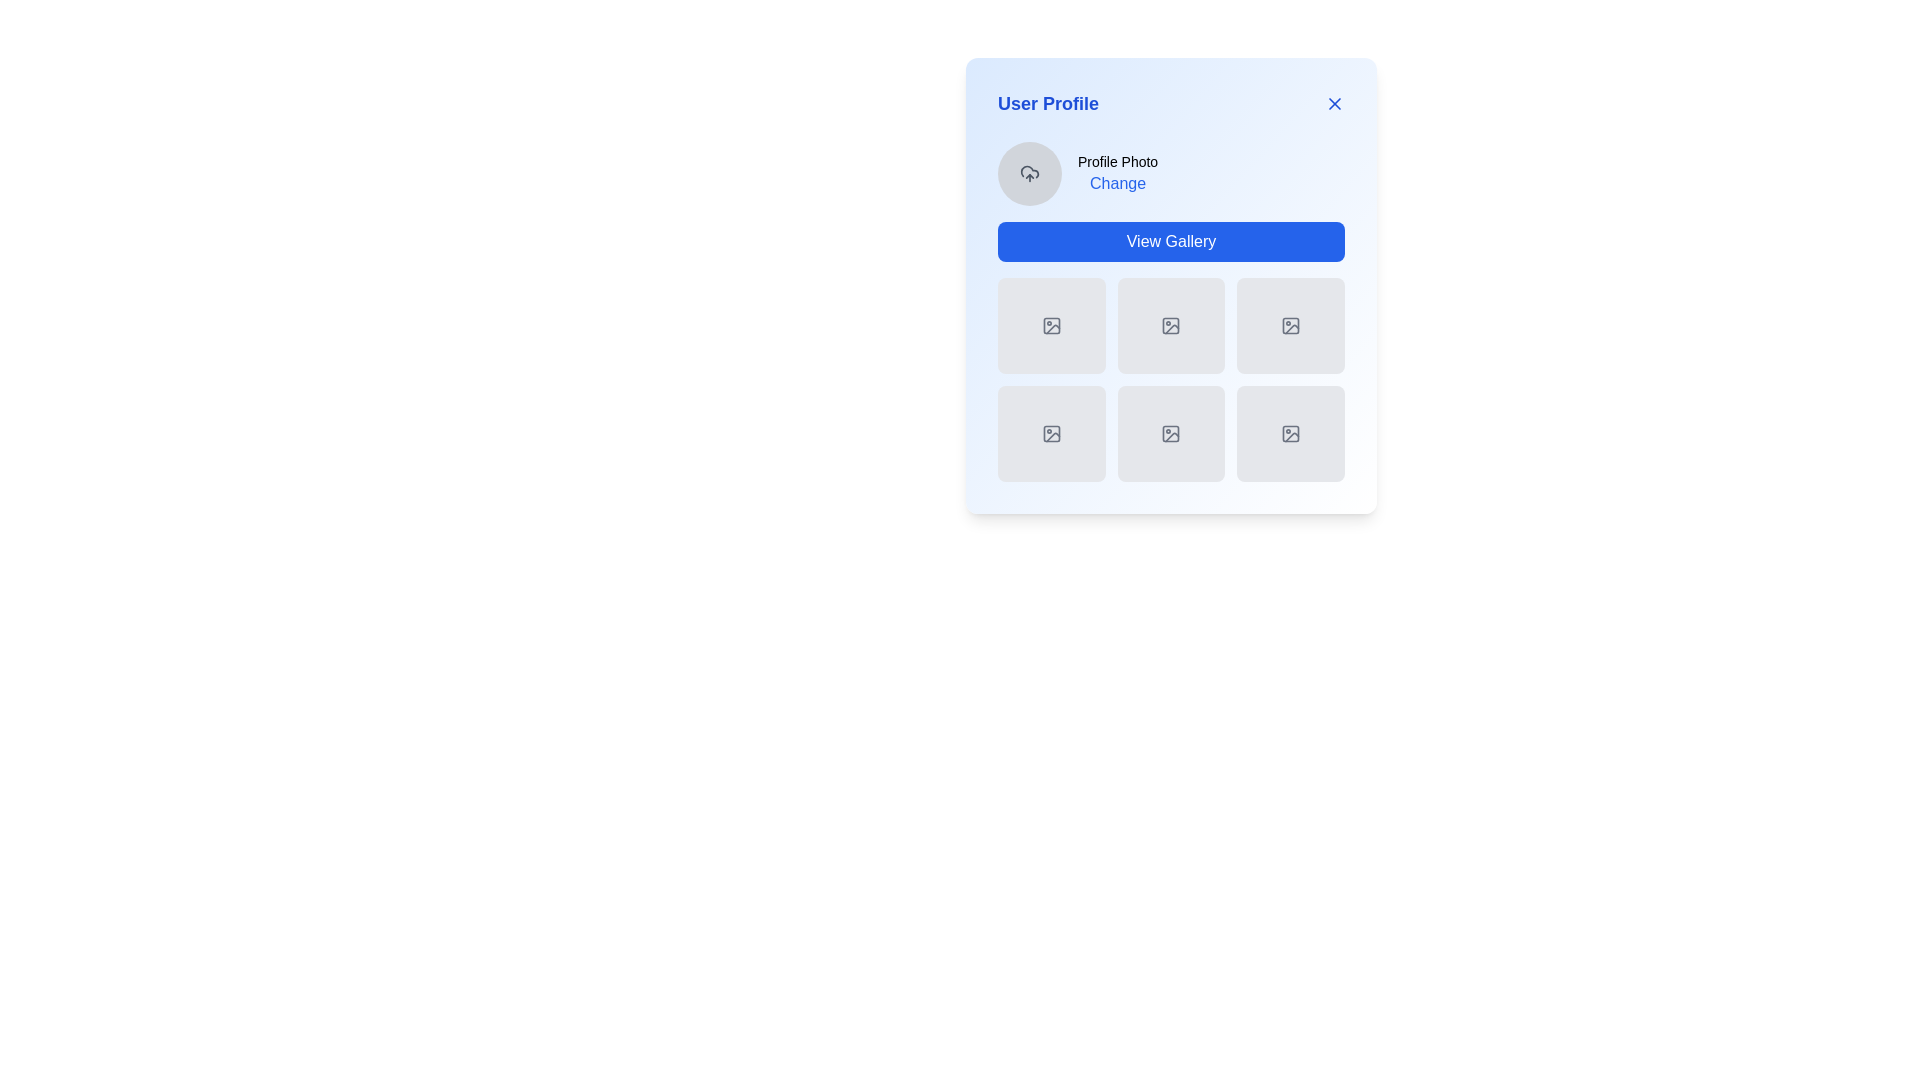  What do you see at coordinates (1291, 433) in the screenshot?
I see `the gray picture icon in the lower-right position of the 3x2 grid on the blue-tinted user profile card` at bounding box center [1291, 433].